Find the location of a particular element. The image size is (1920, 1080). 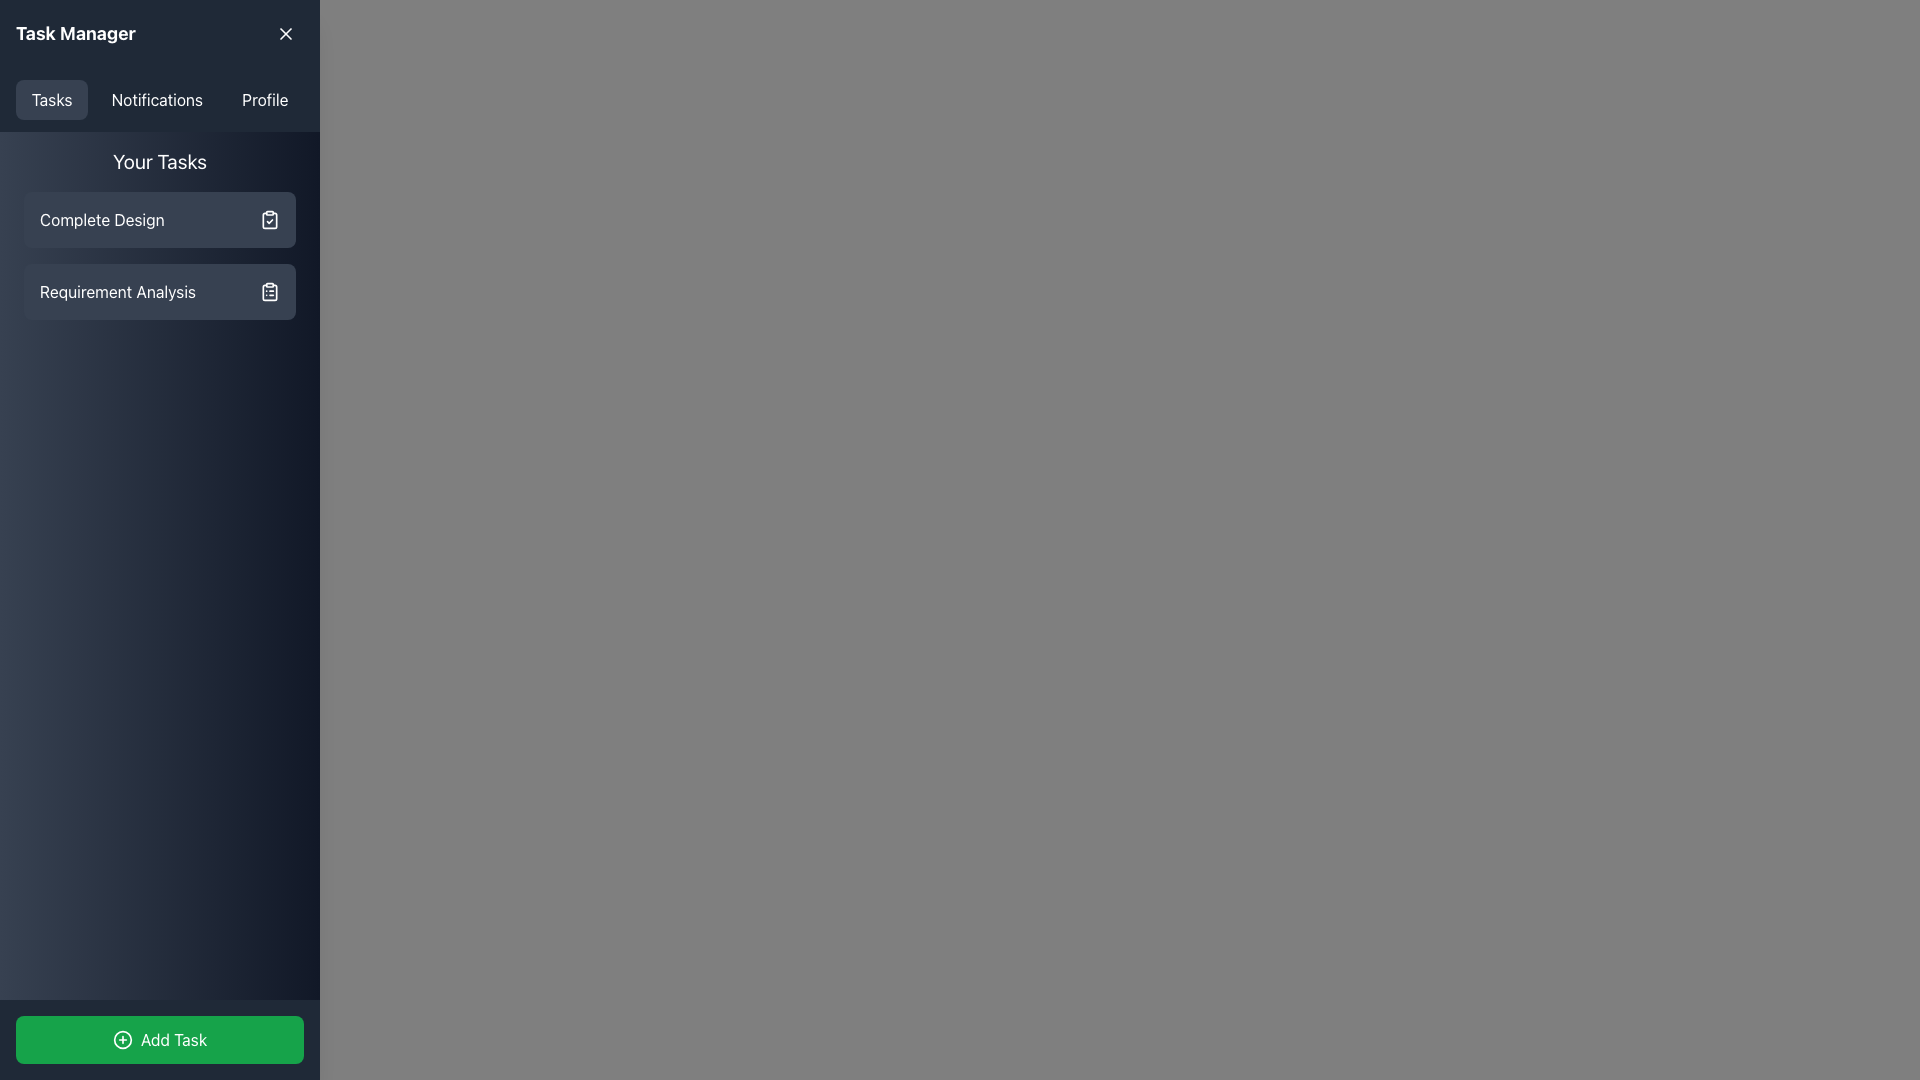

the 'Tasks' button, which is a rectangular button with a dark background and light-colored text, located at the top-left of the navigation bar is located at coordinates (52, 100).